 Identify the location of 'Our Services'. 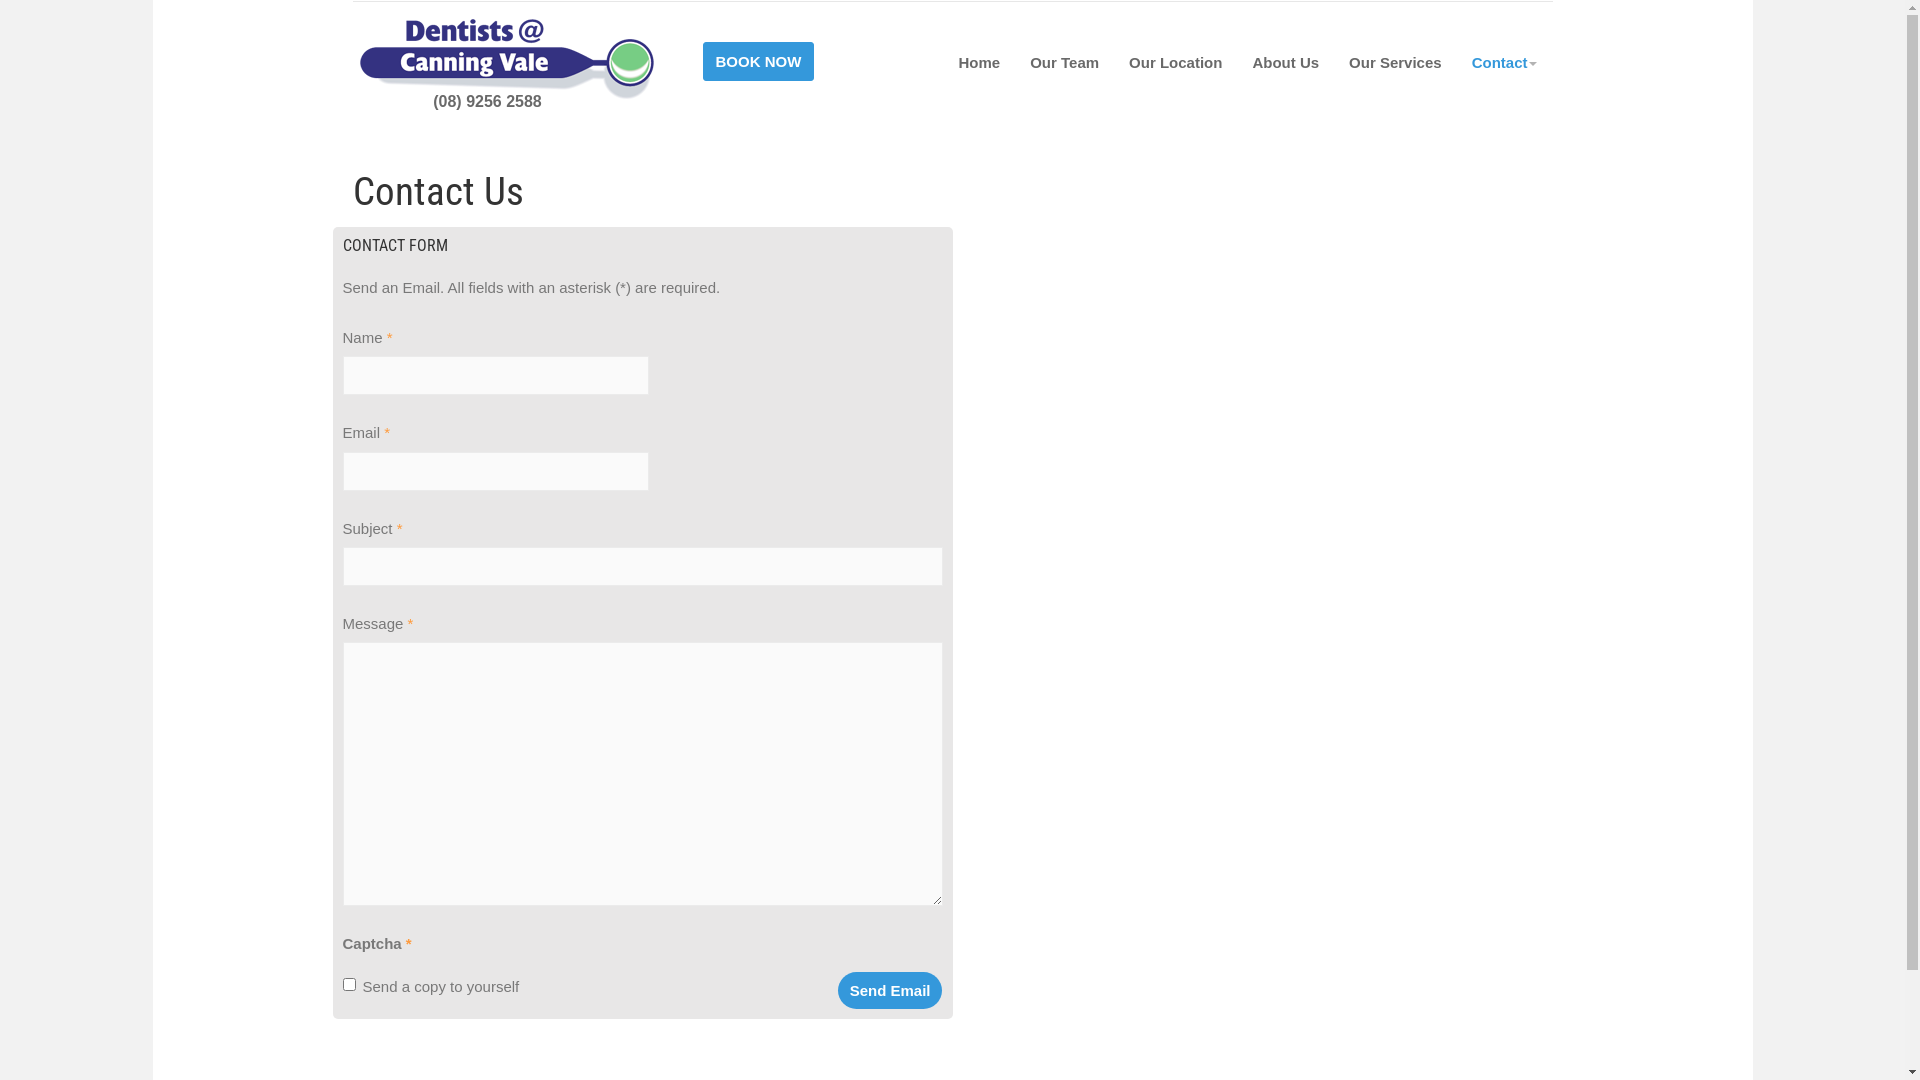
(1334, 60).